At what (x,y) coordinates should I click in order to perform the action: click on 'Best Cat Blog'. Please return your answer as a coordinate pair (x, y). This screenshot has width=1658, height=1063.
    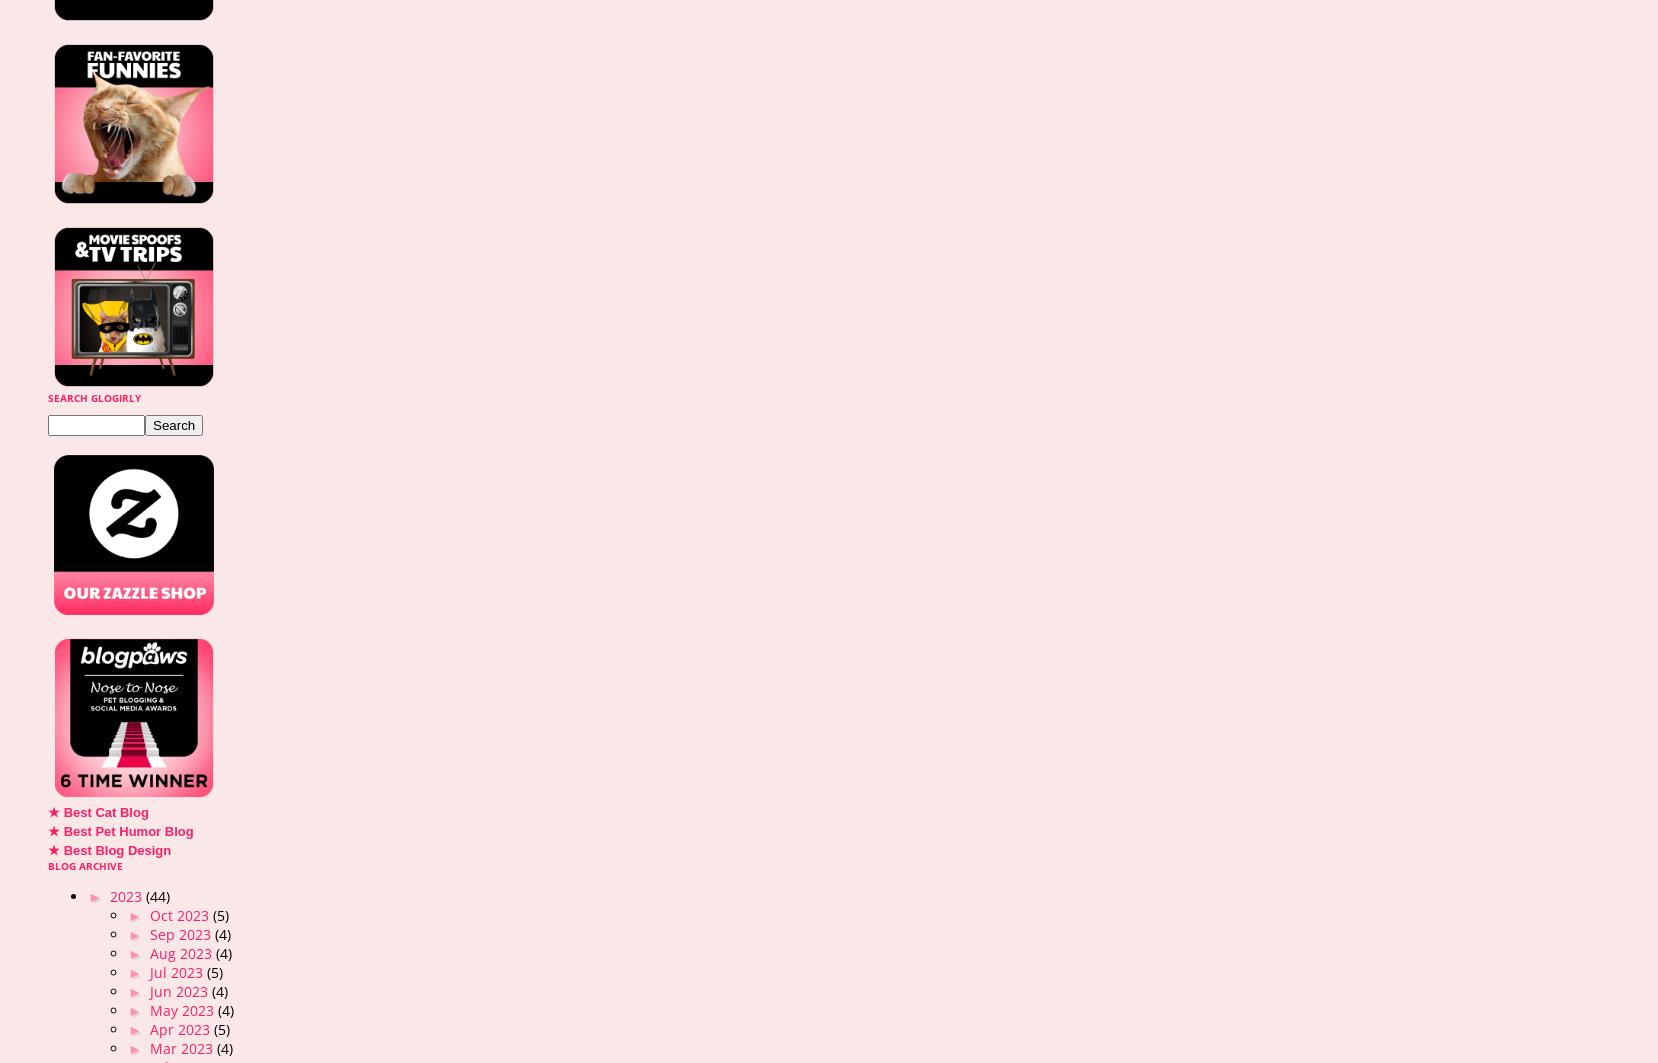
    Looking at the image, I should click on (104, 811).